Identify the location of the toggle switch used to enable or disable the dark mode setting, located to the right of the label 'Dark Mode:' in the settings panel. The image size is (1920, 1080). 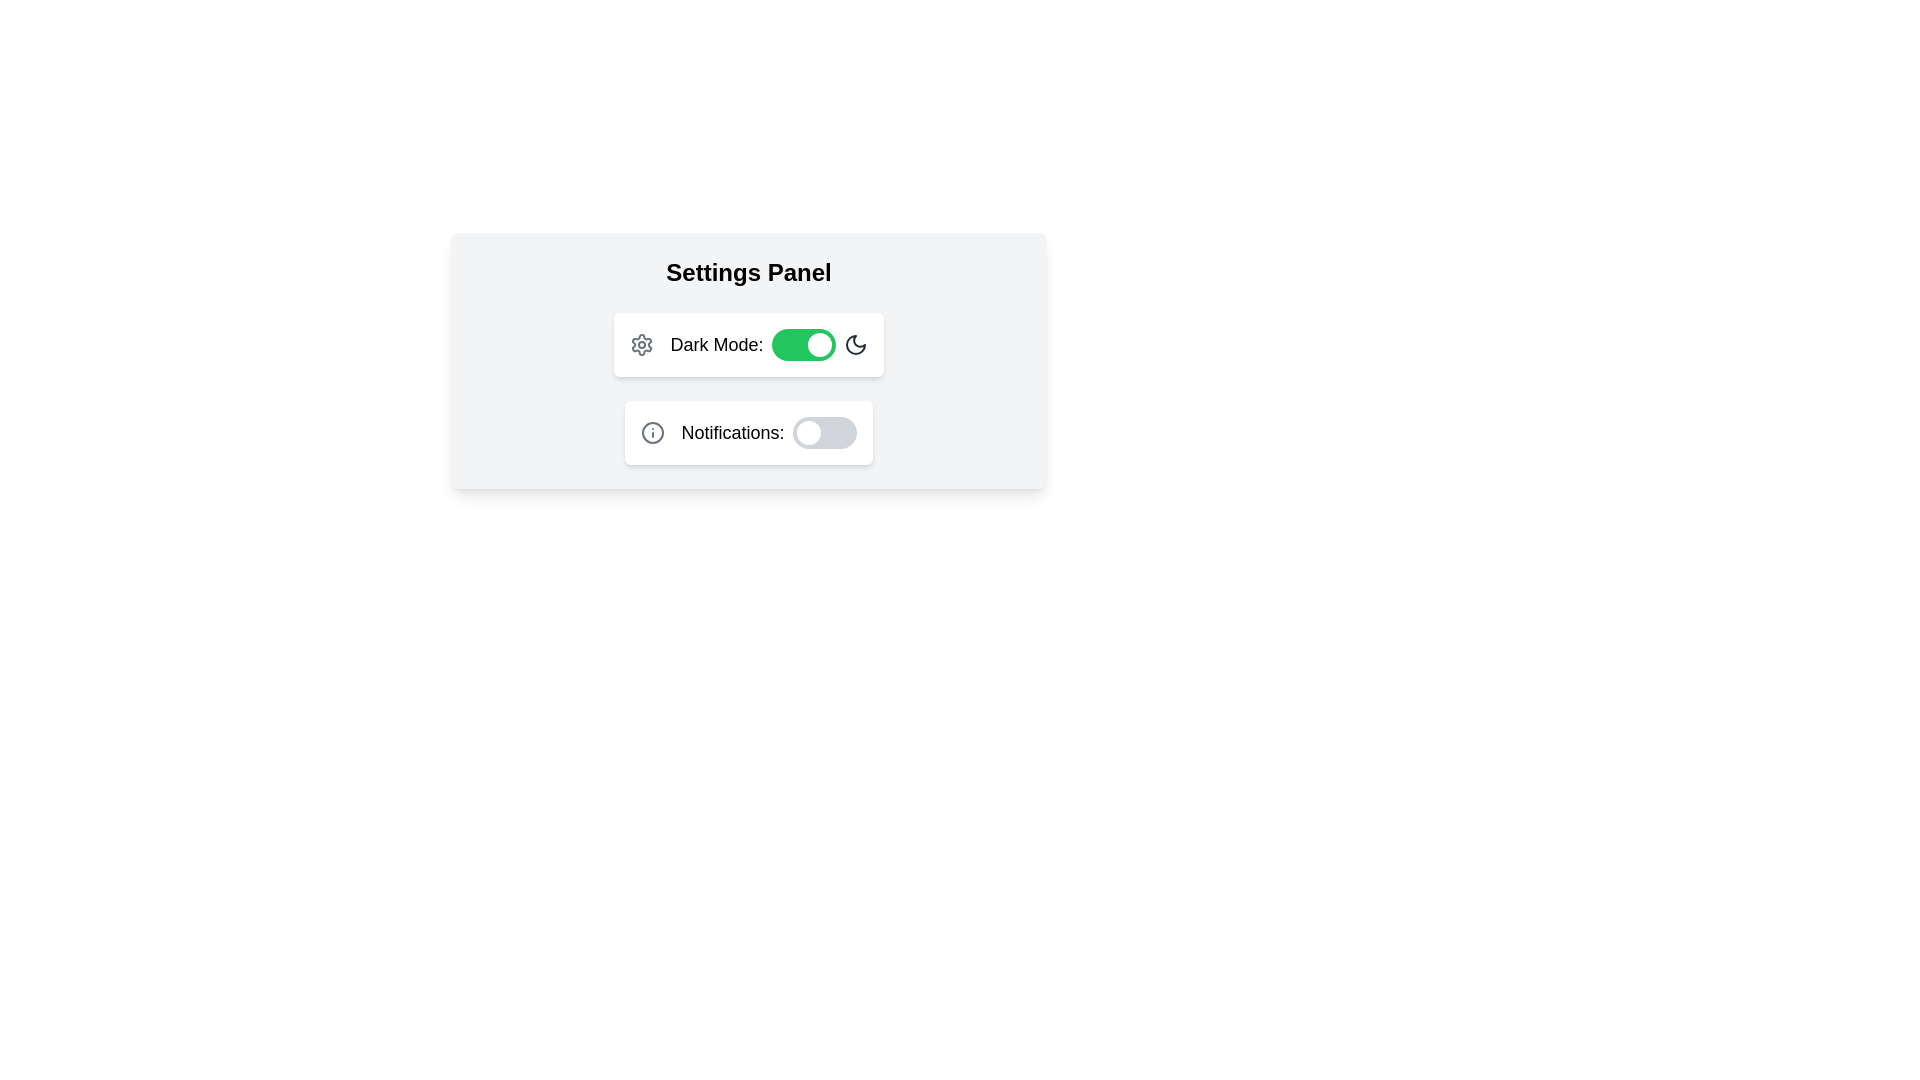
(803, 343).